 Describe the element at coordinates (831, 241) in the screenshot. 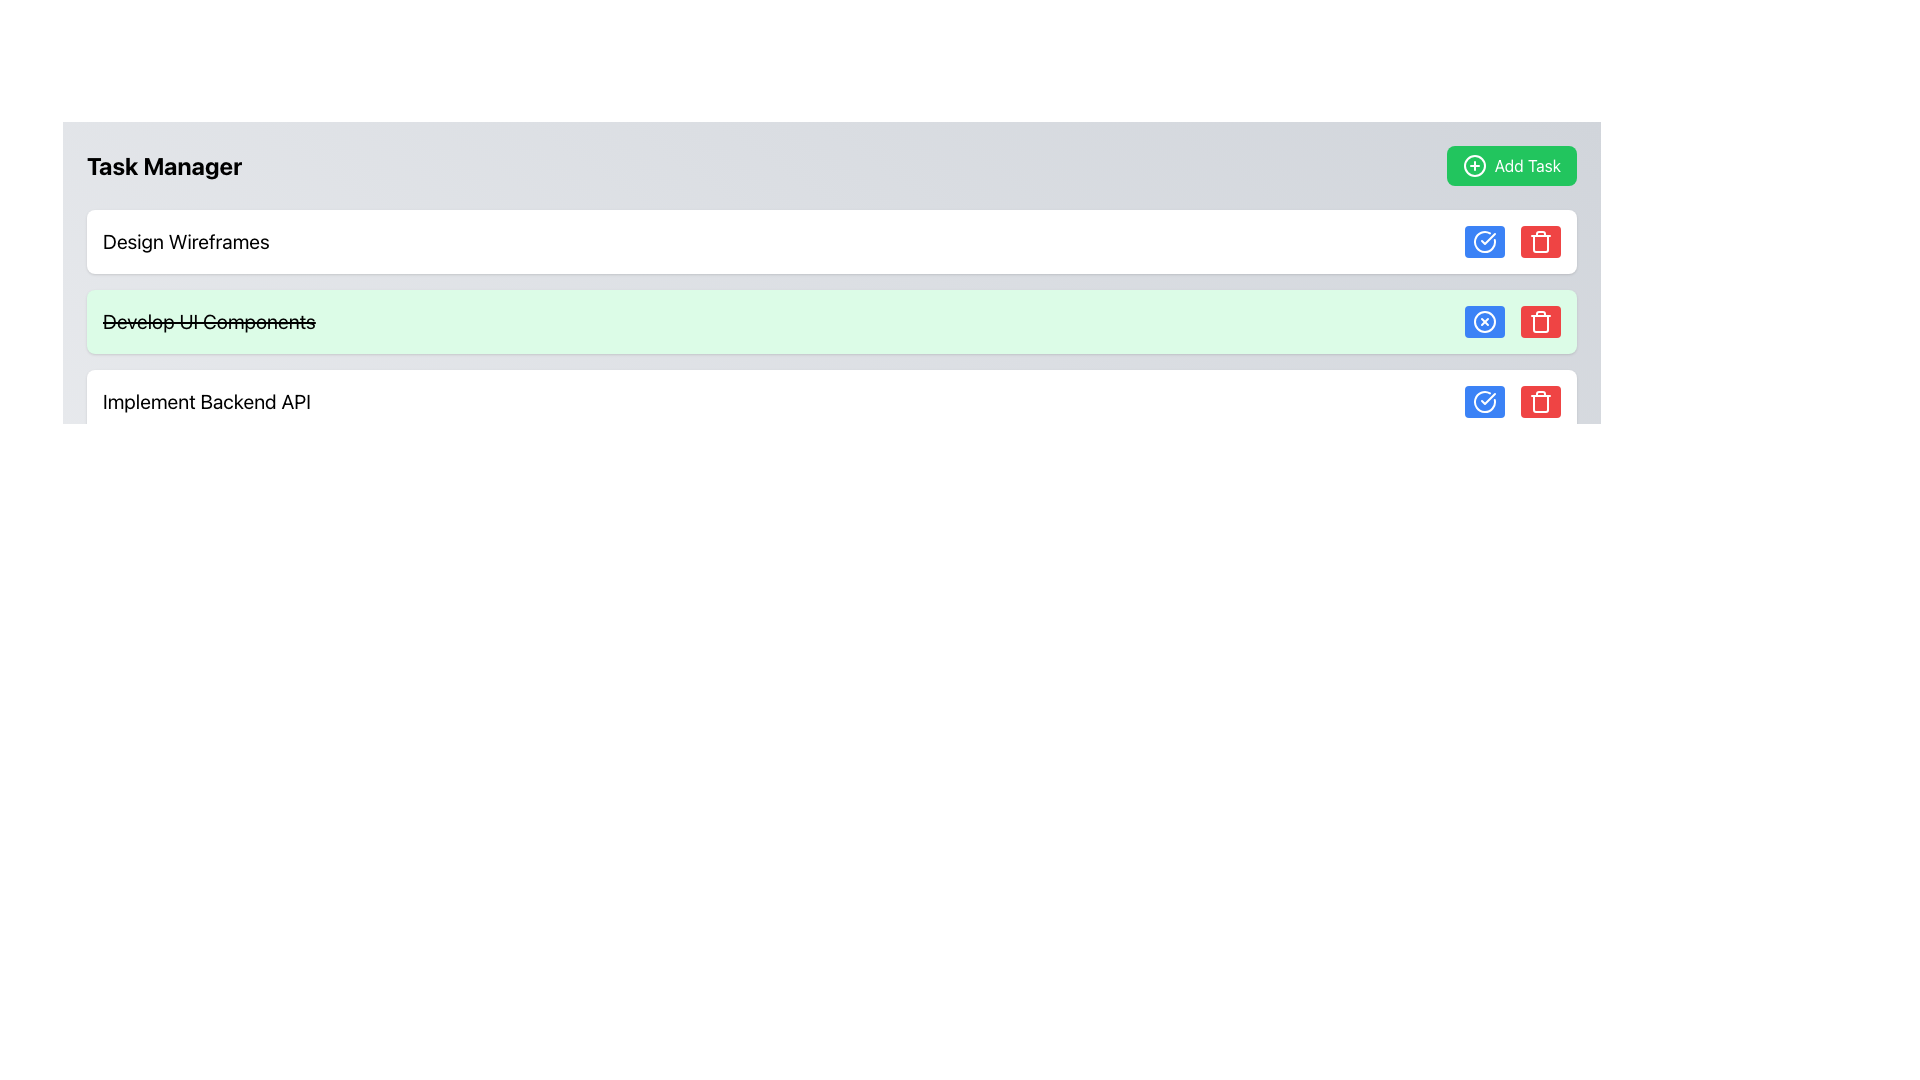

I see `the Task entry panel labeled 'Design Wireframes', which is the first item` at that location.